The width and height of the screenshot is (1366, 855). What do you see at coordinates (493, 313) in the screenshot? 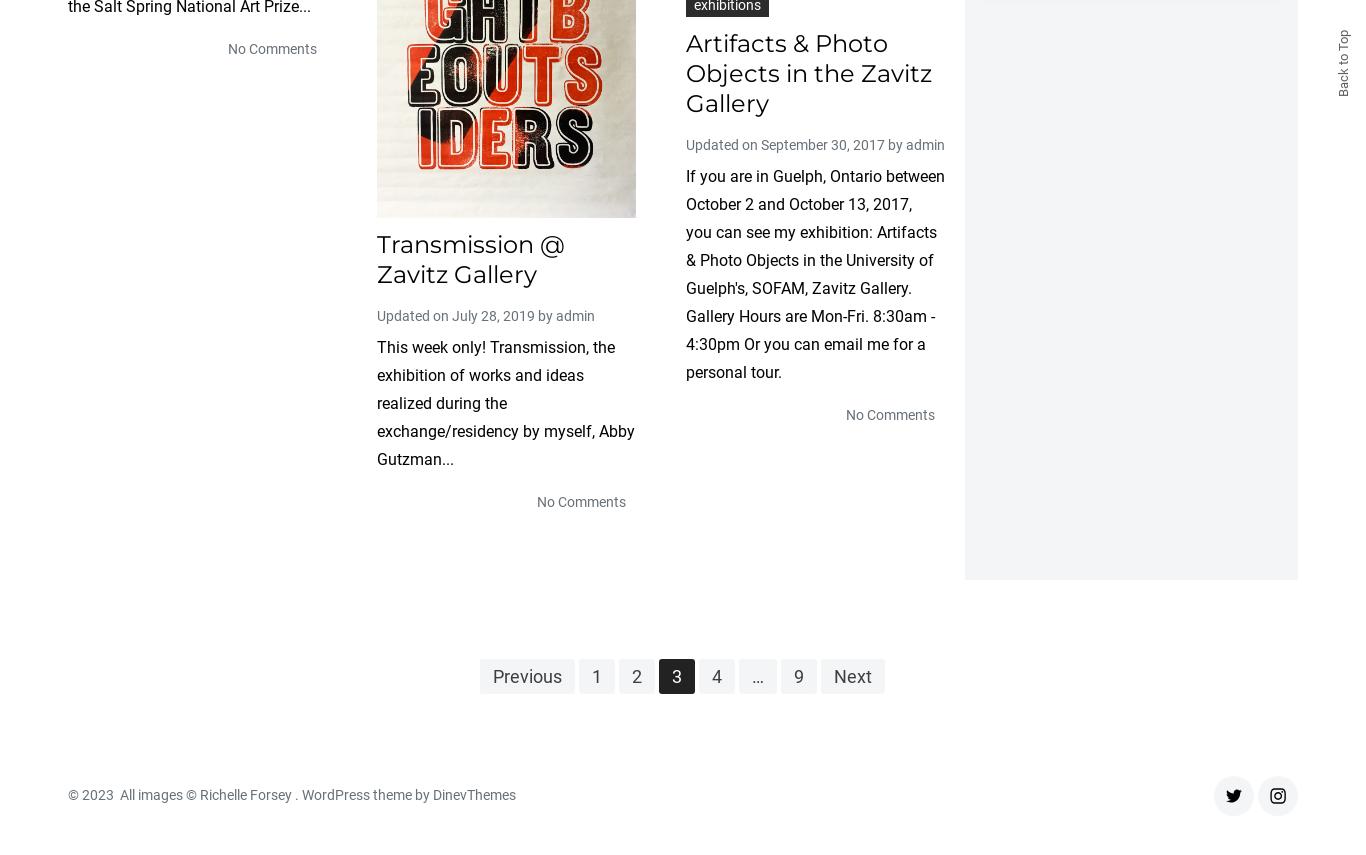
I see `'July 28, 2019'` at bounding box center [493, 313].